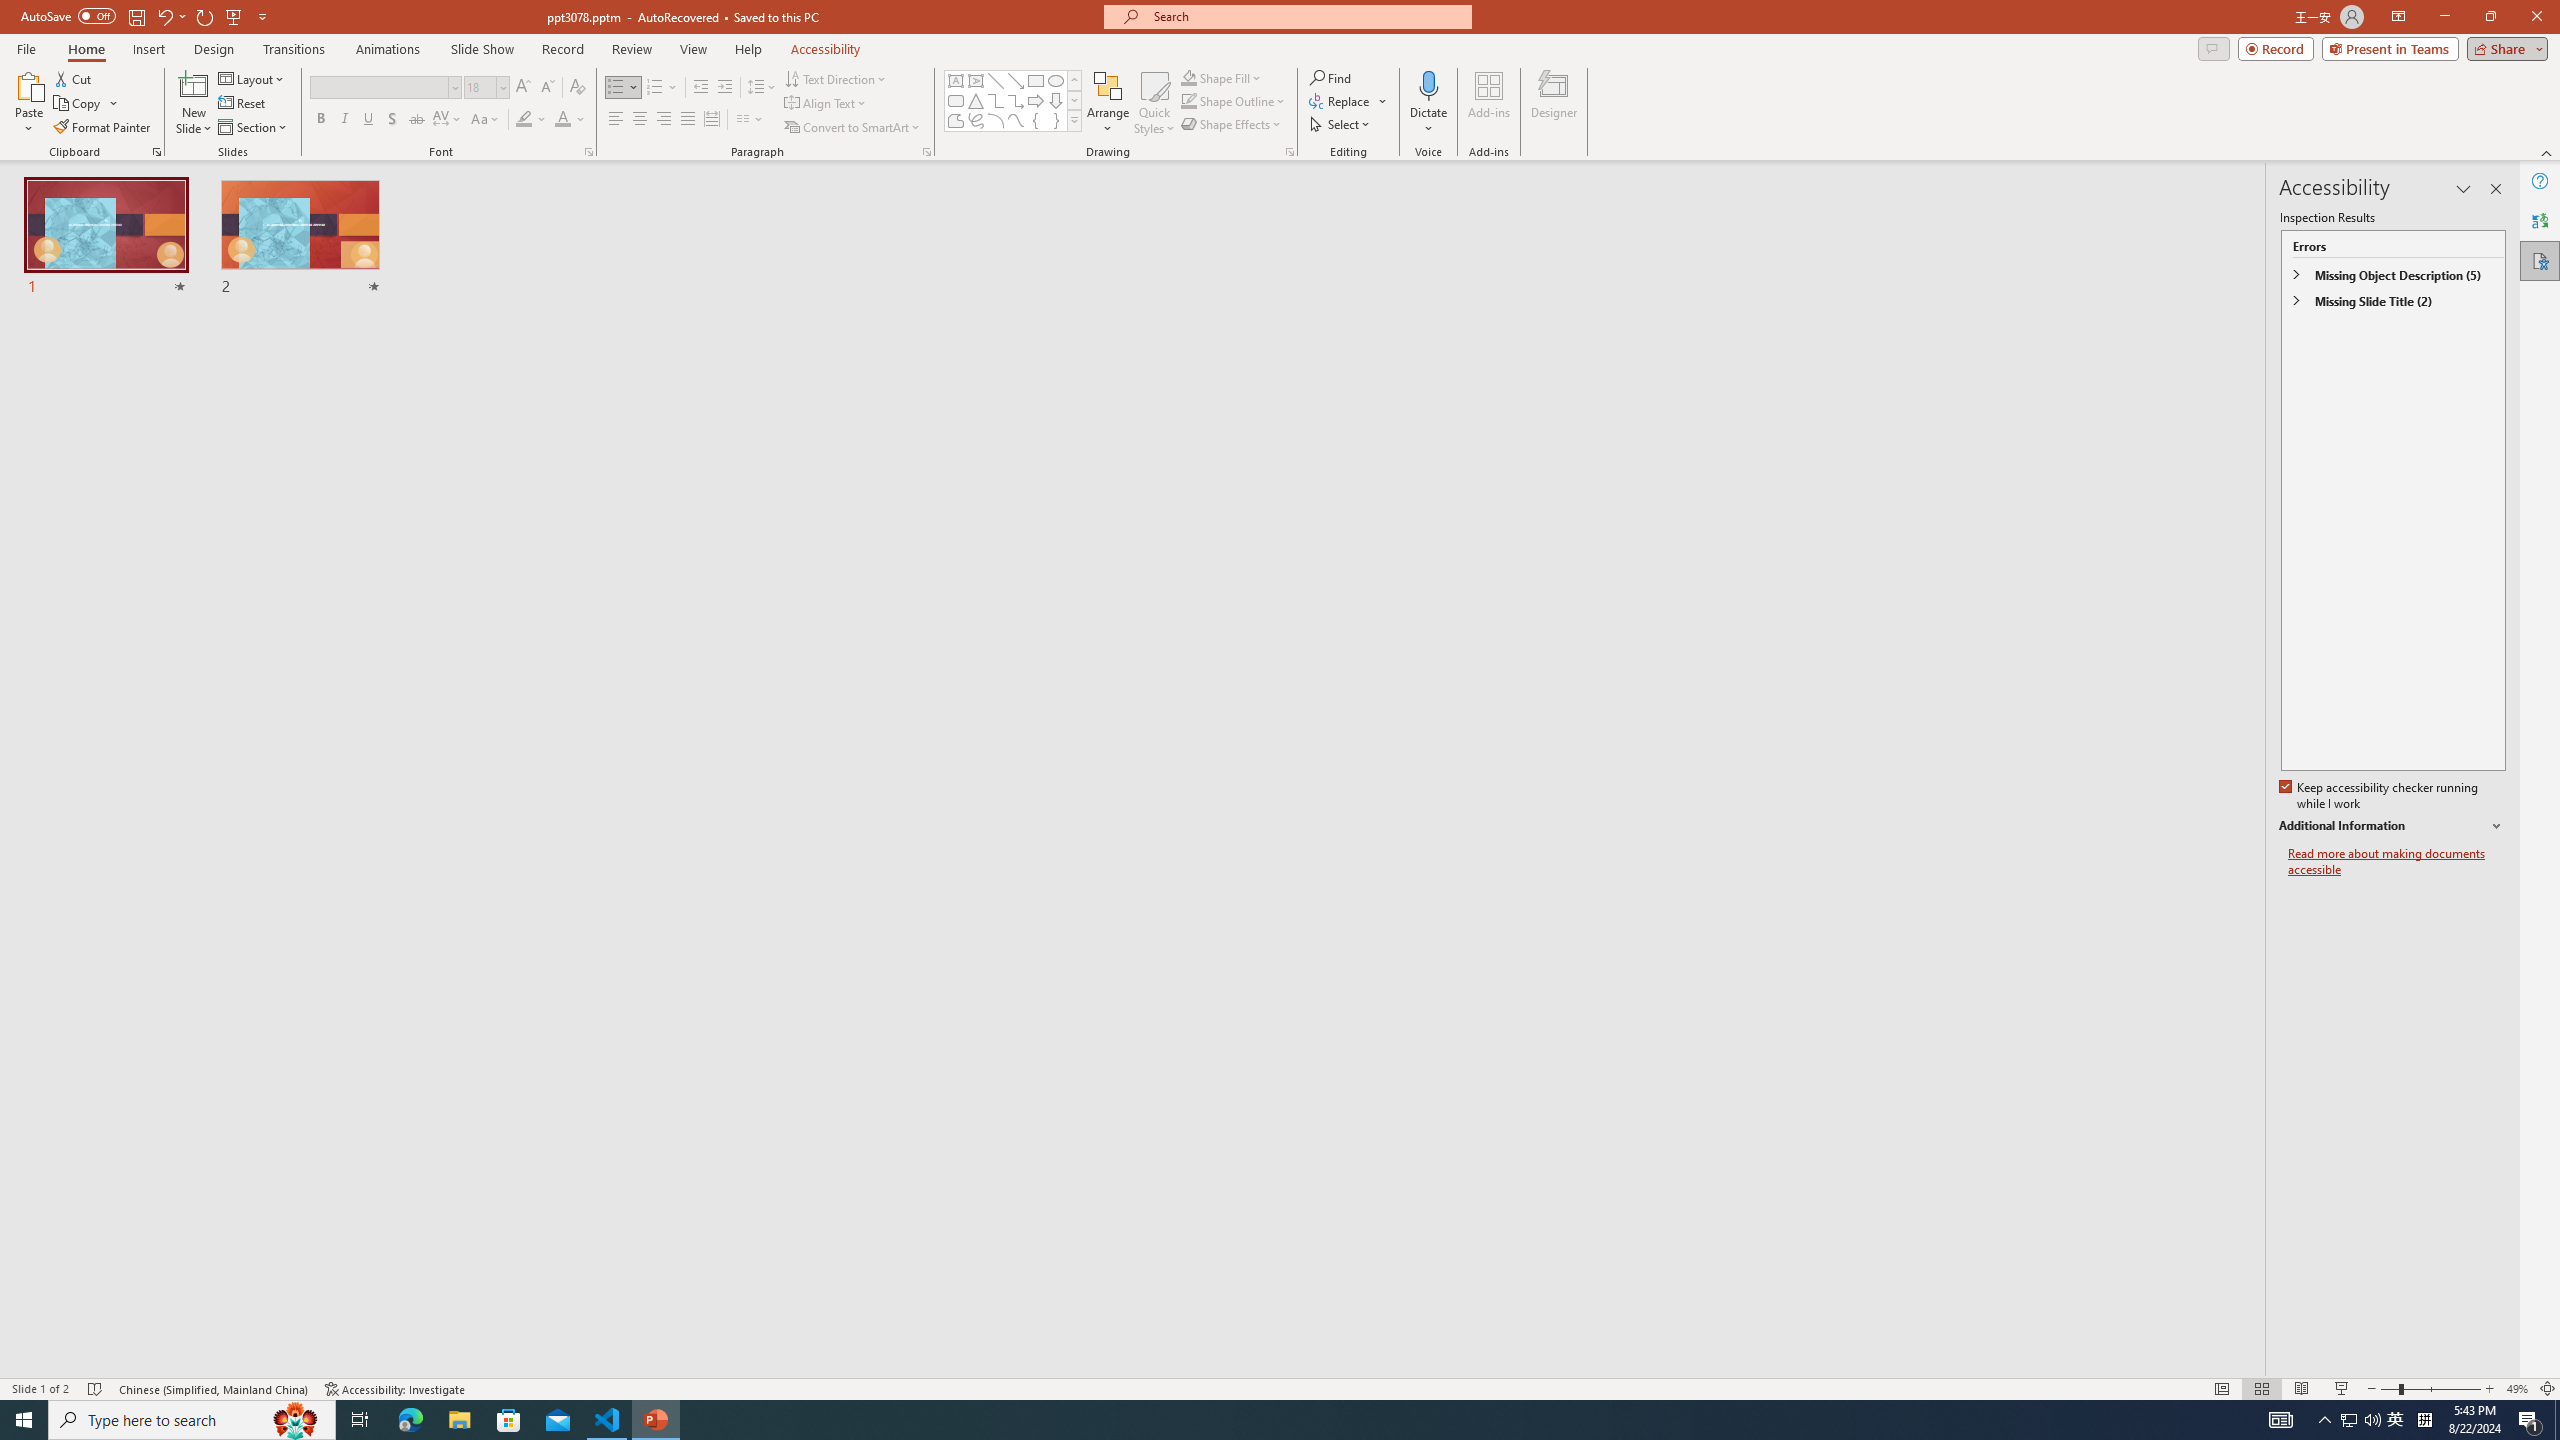 Image resolution: width=2560 pixels, height=1440 pixels. What do you see at coordinates (1189, 99) in the screenshot?
I see `'Shape Outline Green, Accent 1'` at bounding box center [1189, 99].